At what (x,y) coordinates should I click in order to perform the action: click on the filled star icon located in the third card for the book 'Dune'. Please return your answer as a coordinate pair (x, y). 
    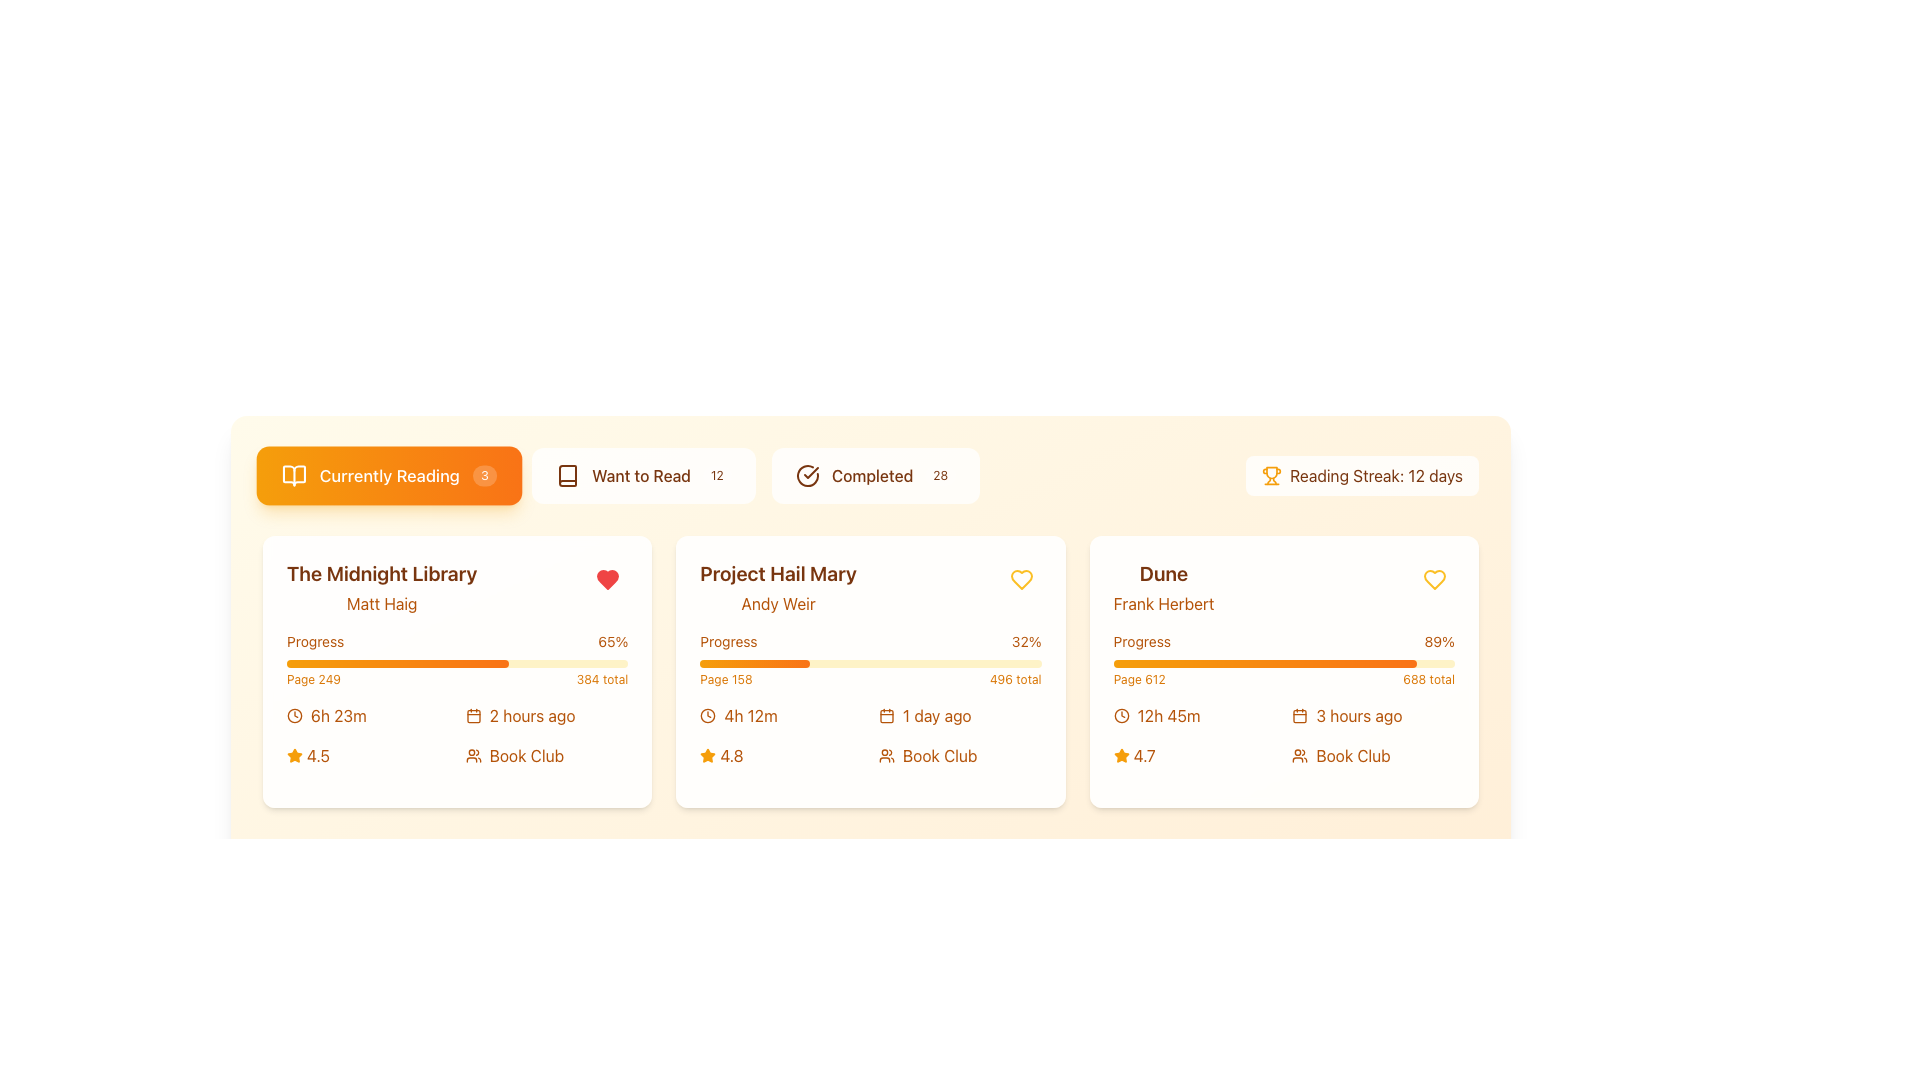
    Looking at the image, I should click on (1121, 755).